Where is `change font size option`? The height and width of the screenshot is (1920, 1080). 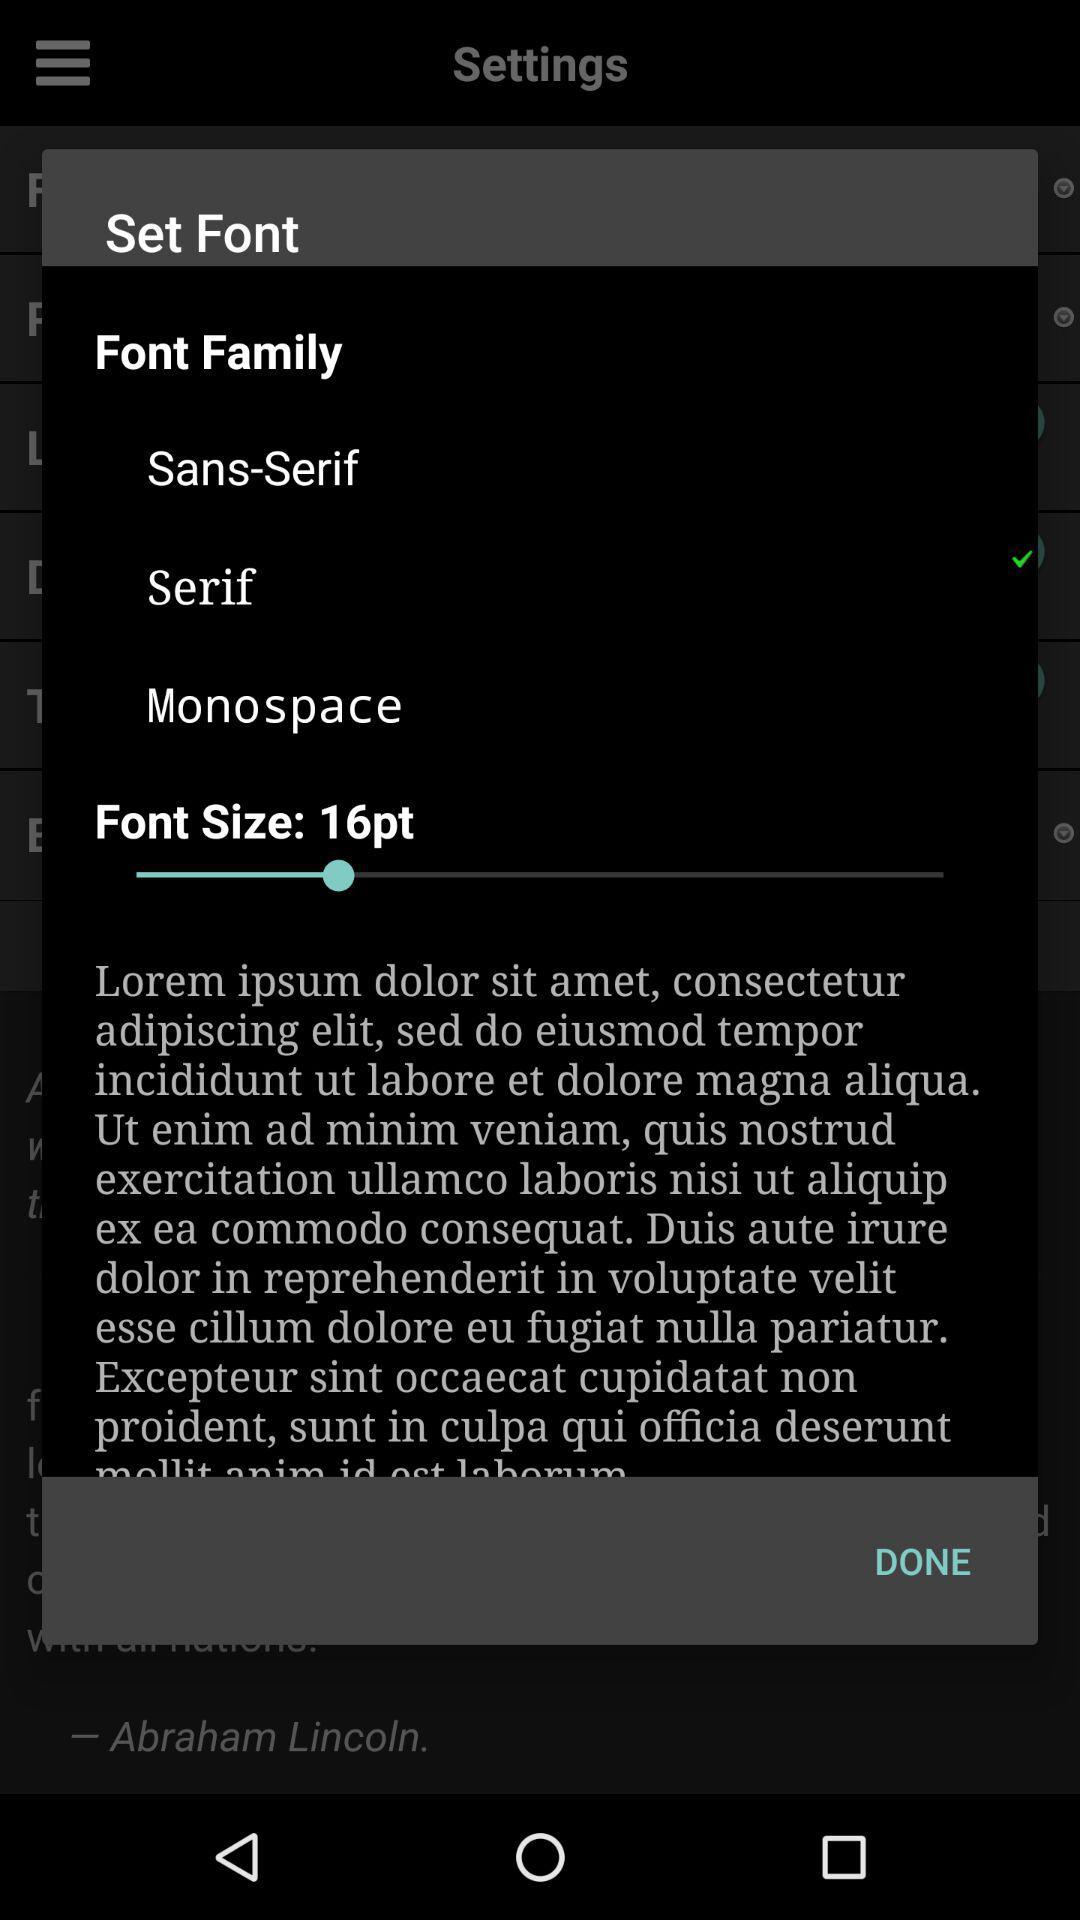 change font size option is located at coordinates (540, 875).